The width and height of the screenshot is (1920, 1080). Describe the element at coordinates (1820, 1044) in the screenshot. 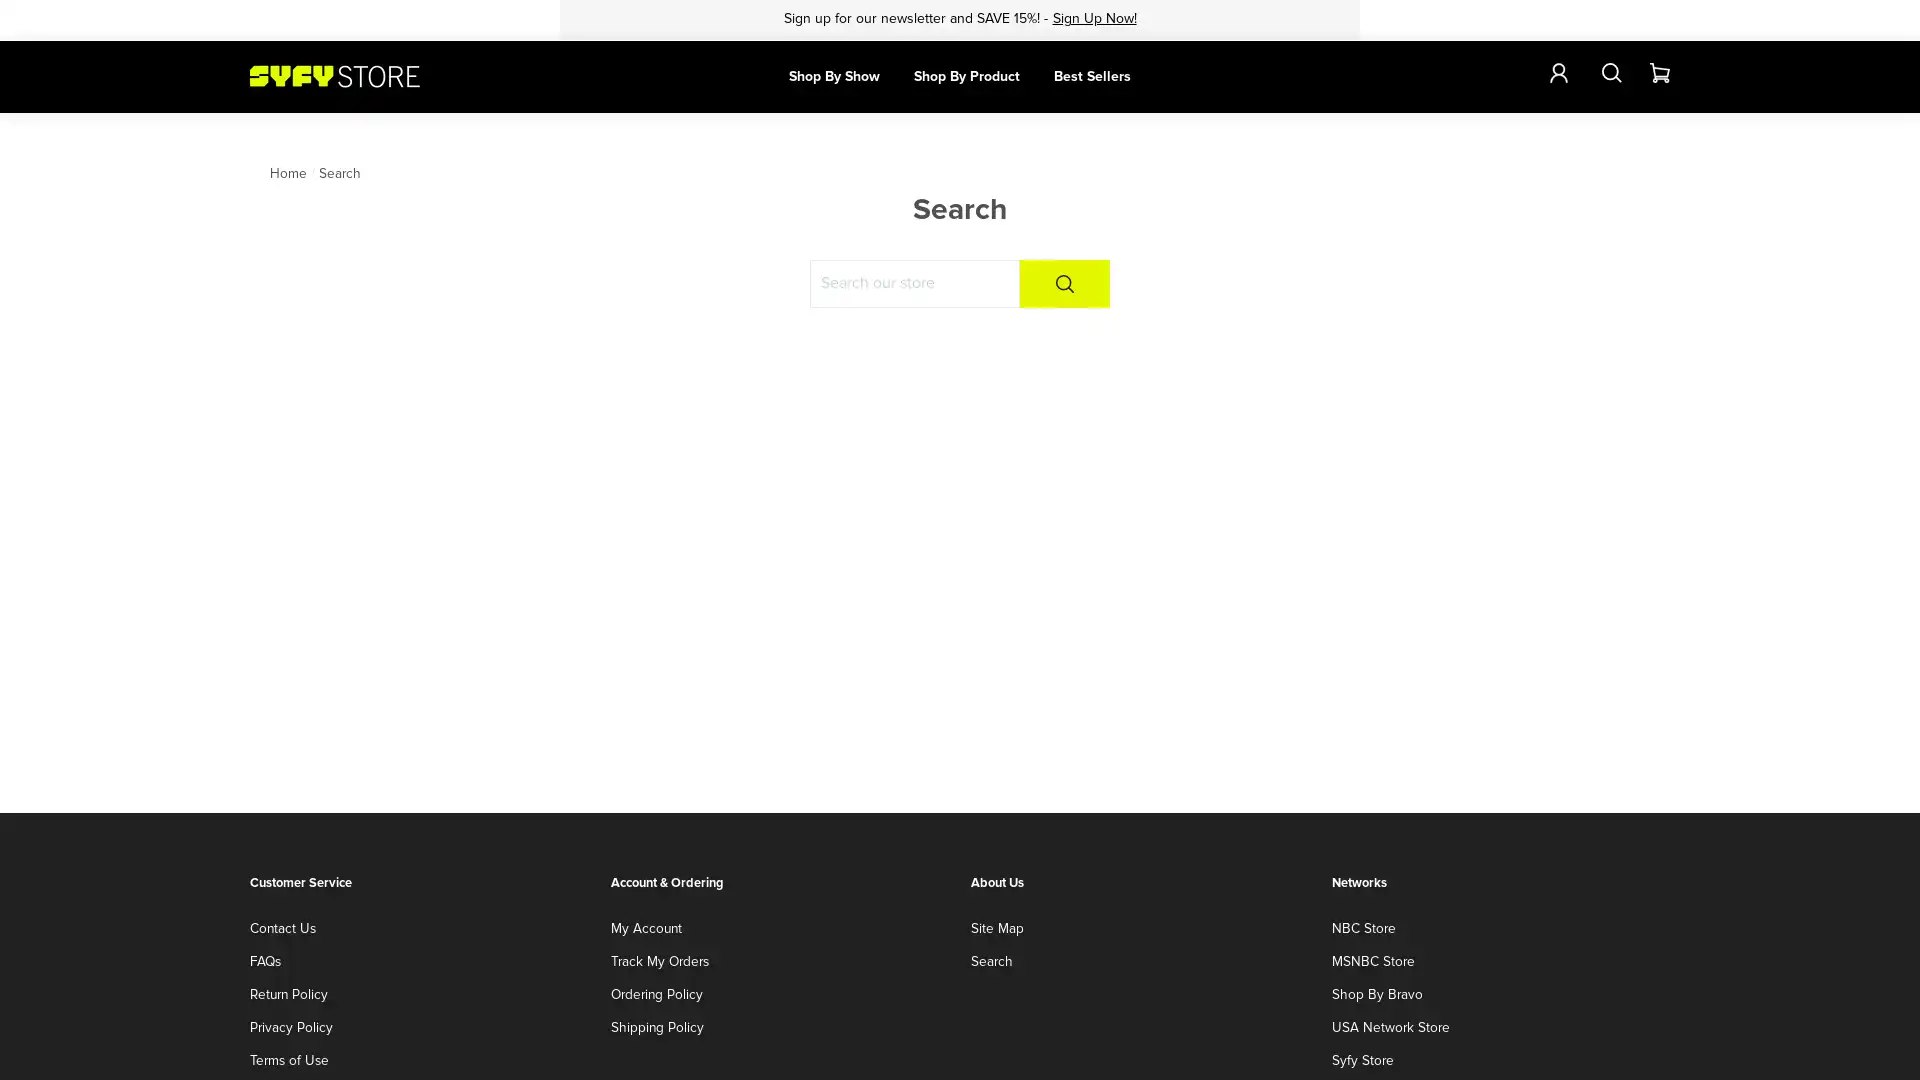

I see `Accept All` at that location.